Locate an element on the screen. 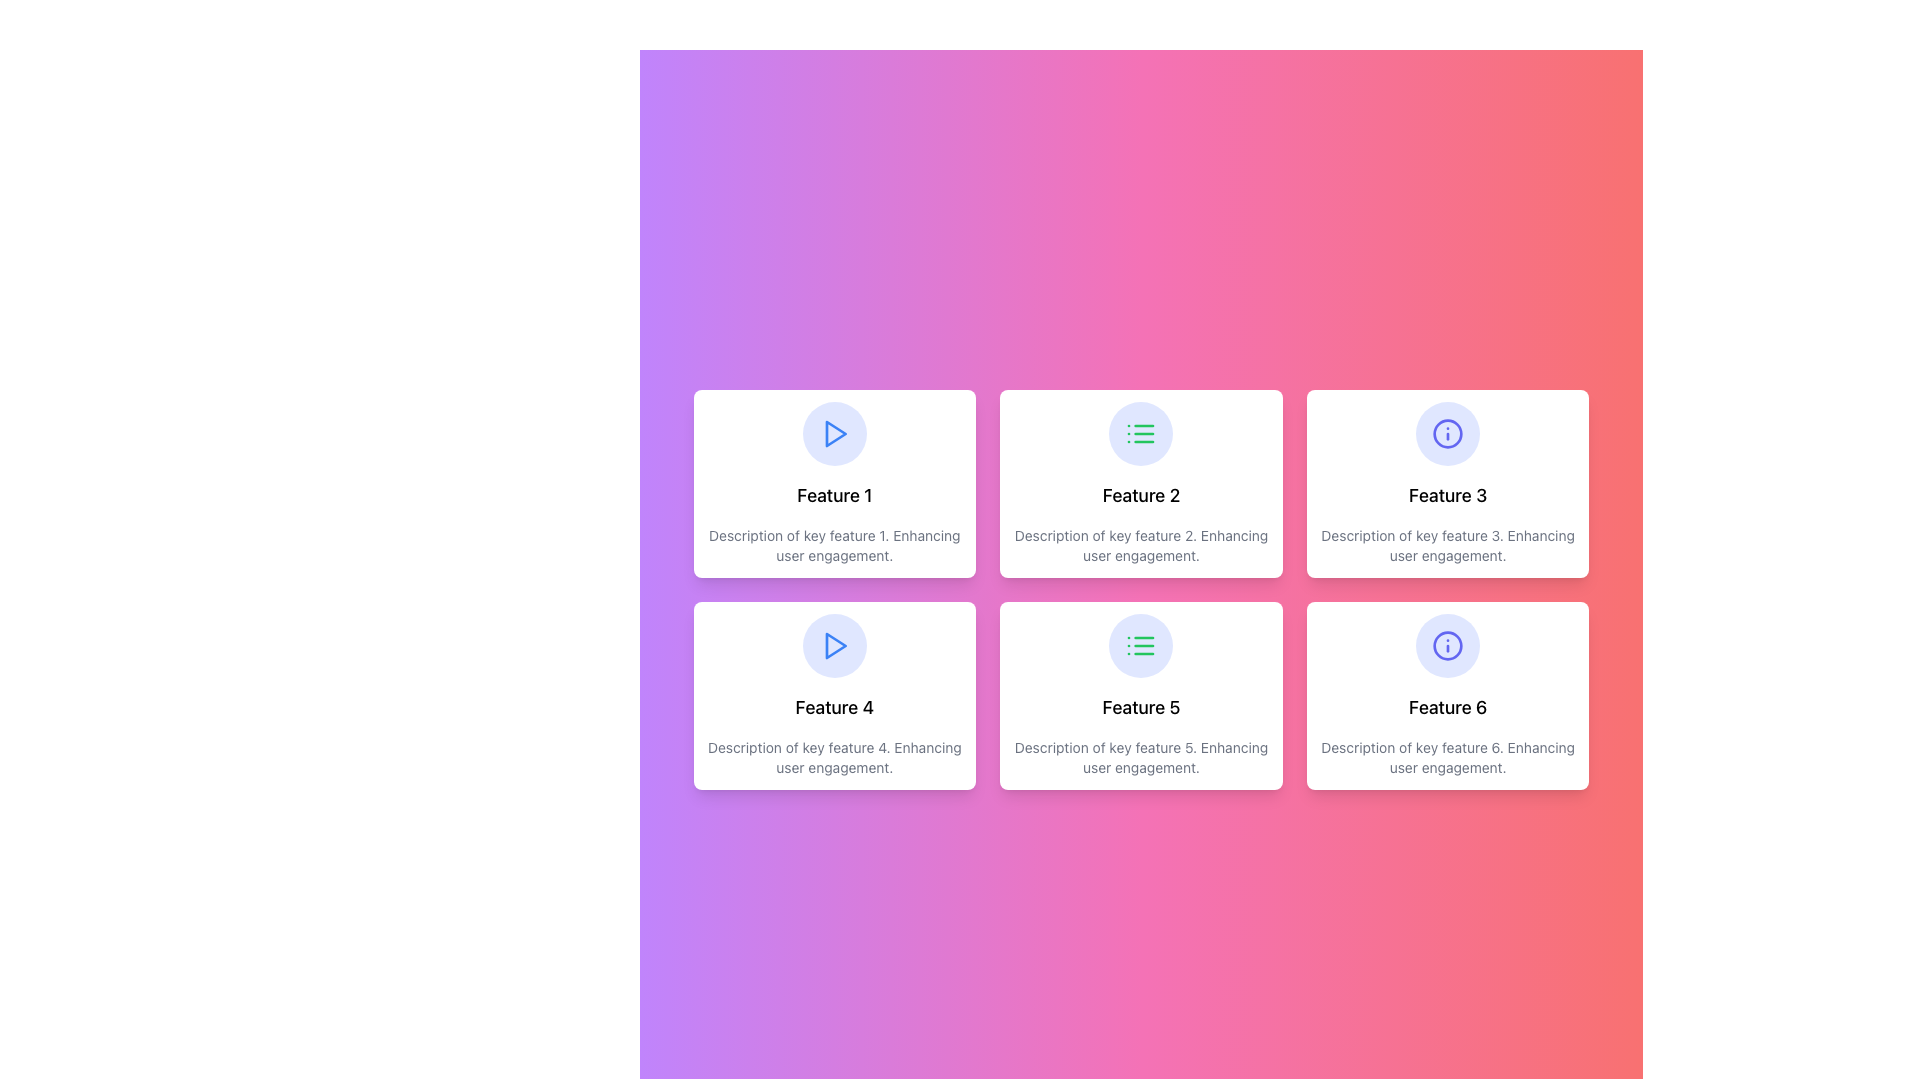  the Feature card labeled 'Feature 5', which has a white background, rounded corners, and contains a green list symbol icon at the top, to highlight it is located at coordinates (1141, 694).